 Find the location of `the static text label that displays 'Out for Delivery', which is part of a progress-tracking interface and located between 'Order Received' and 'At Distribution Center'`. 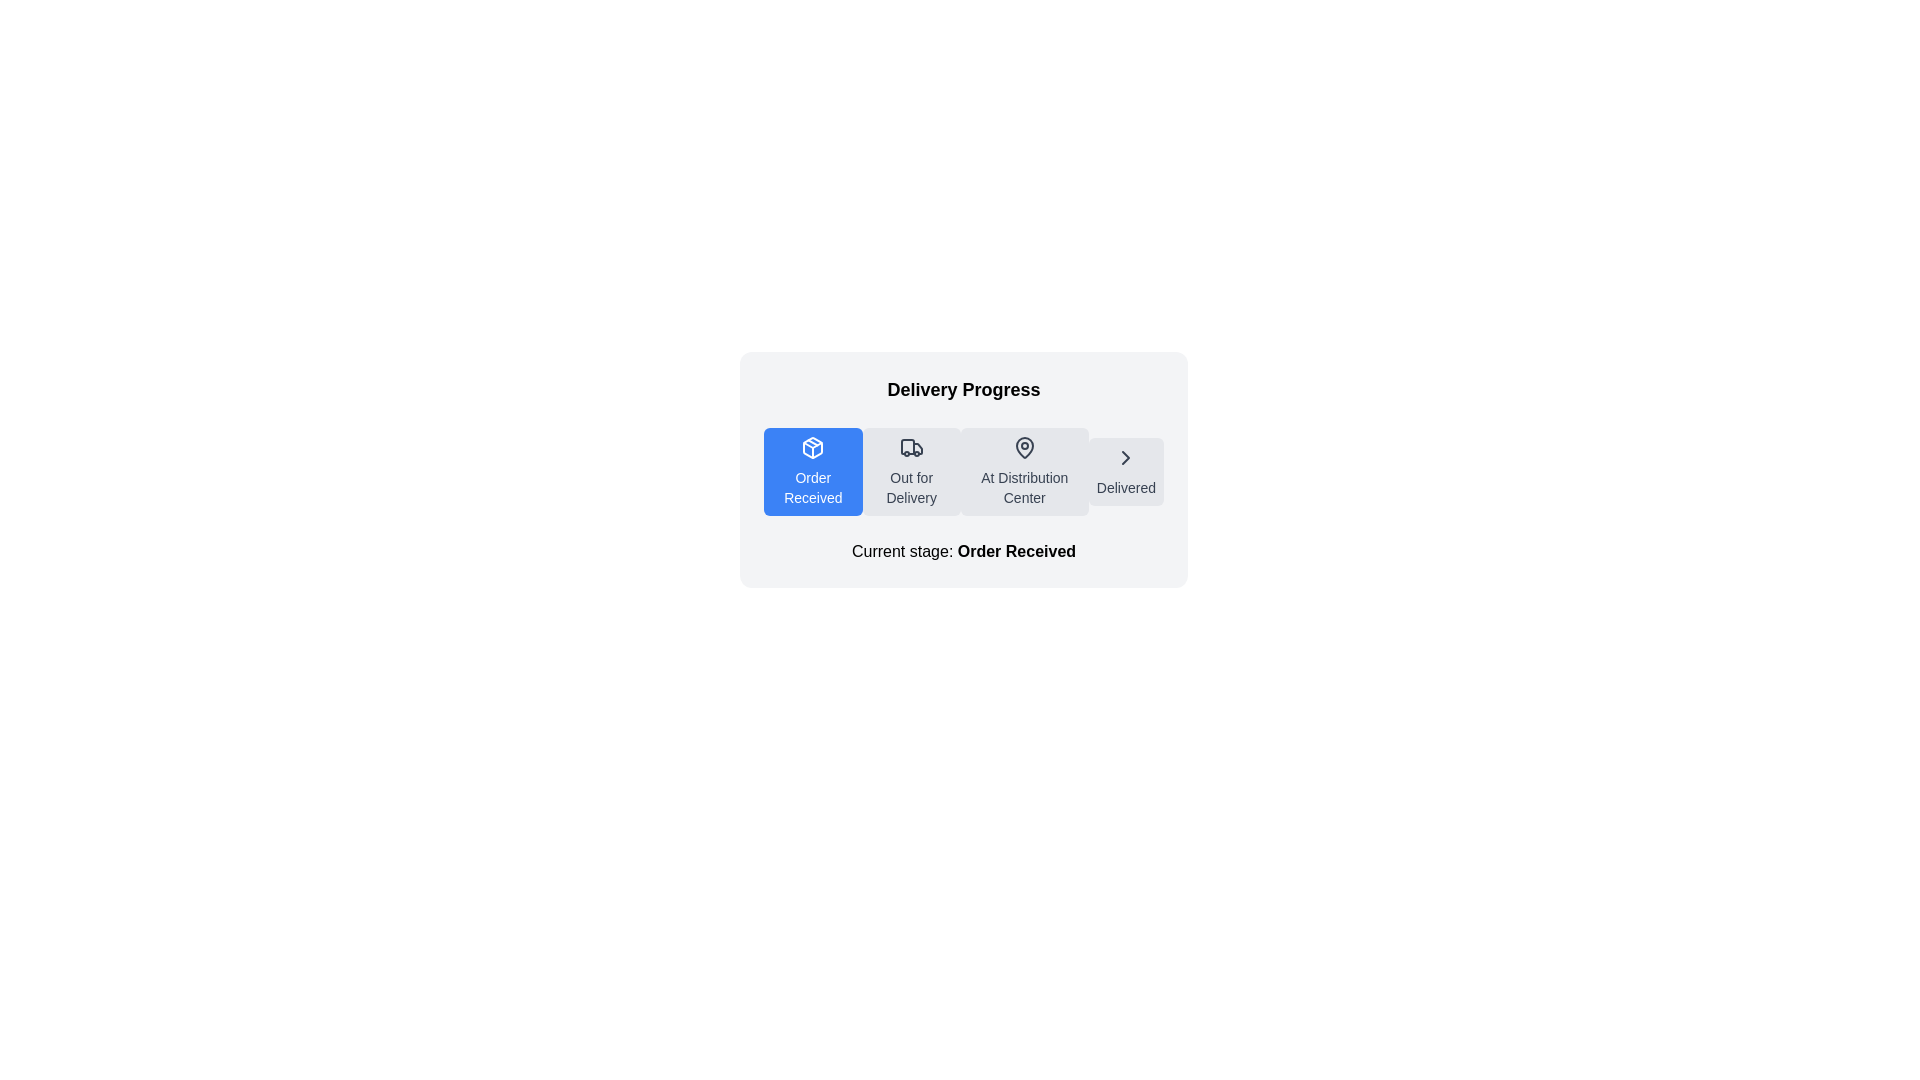

the static text label that displays 'Out for Delivery', which is part of a progress-tracking interface and located between 'Order Received' and 'At Distribution Center' is located at coordinates (910, 488).